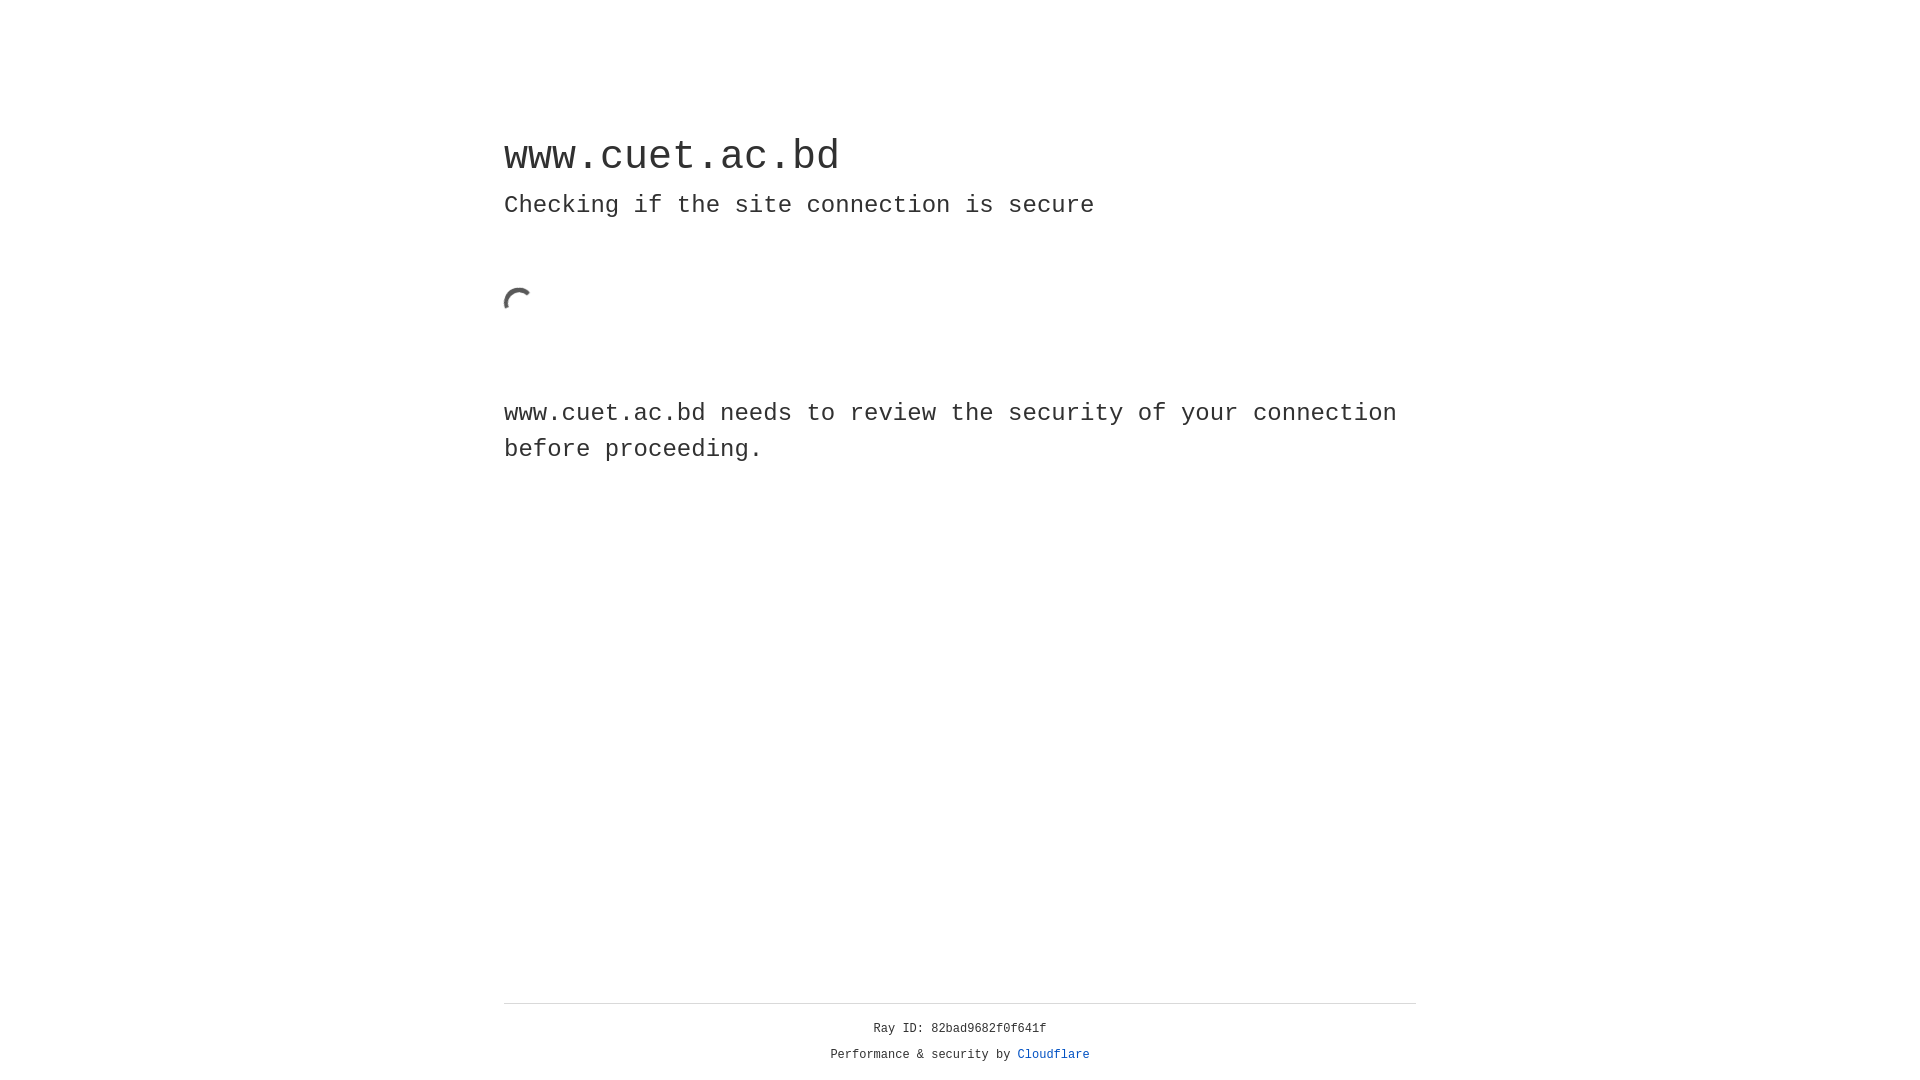 The width and height of the screenshot is (1920, 1080). What do you see at coordinates (1053, 1054) in the screenshot?
I see `'Cloudflare'` at bounding box center [1053, 1054].